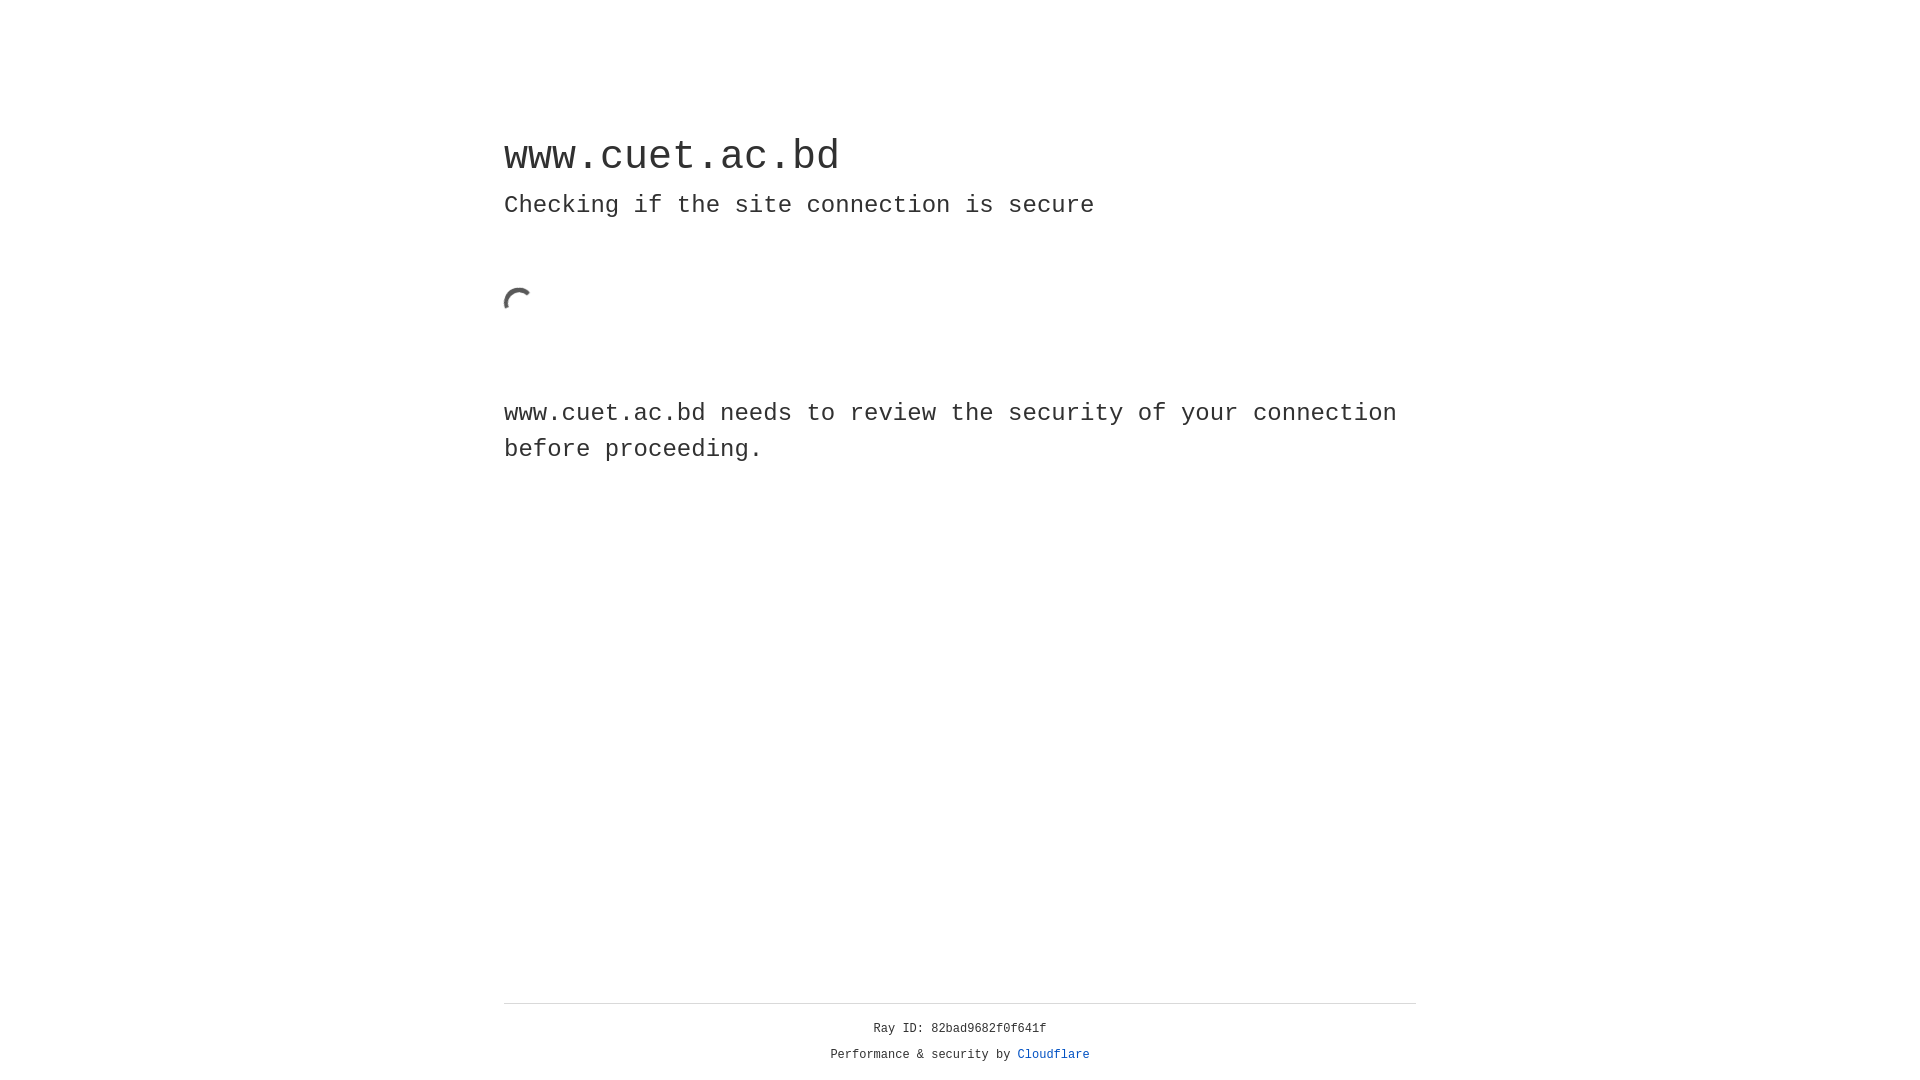 The width and height of the screenshot is (1920, 1080). What do you see at coordinates (1053, 1054) in the screenshot?
I see `'Cloudflare'` at bounding box center [1053, 1054].